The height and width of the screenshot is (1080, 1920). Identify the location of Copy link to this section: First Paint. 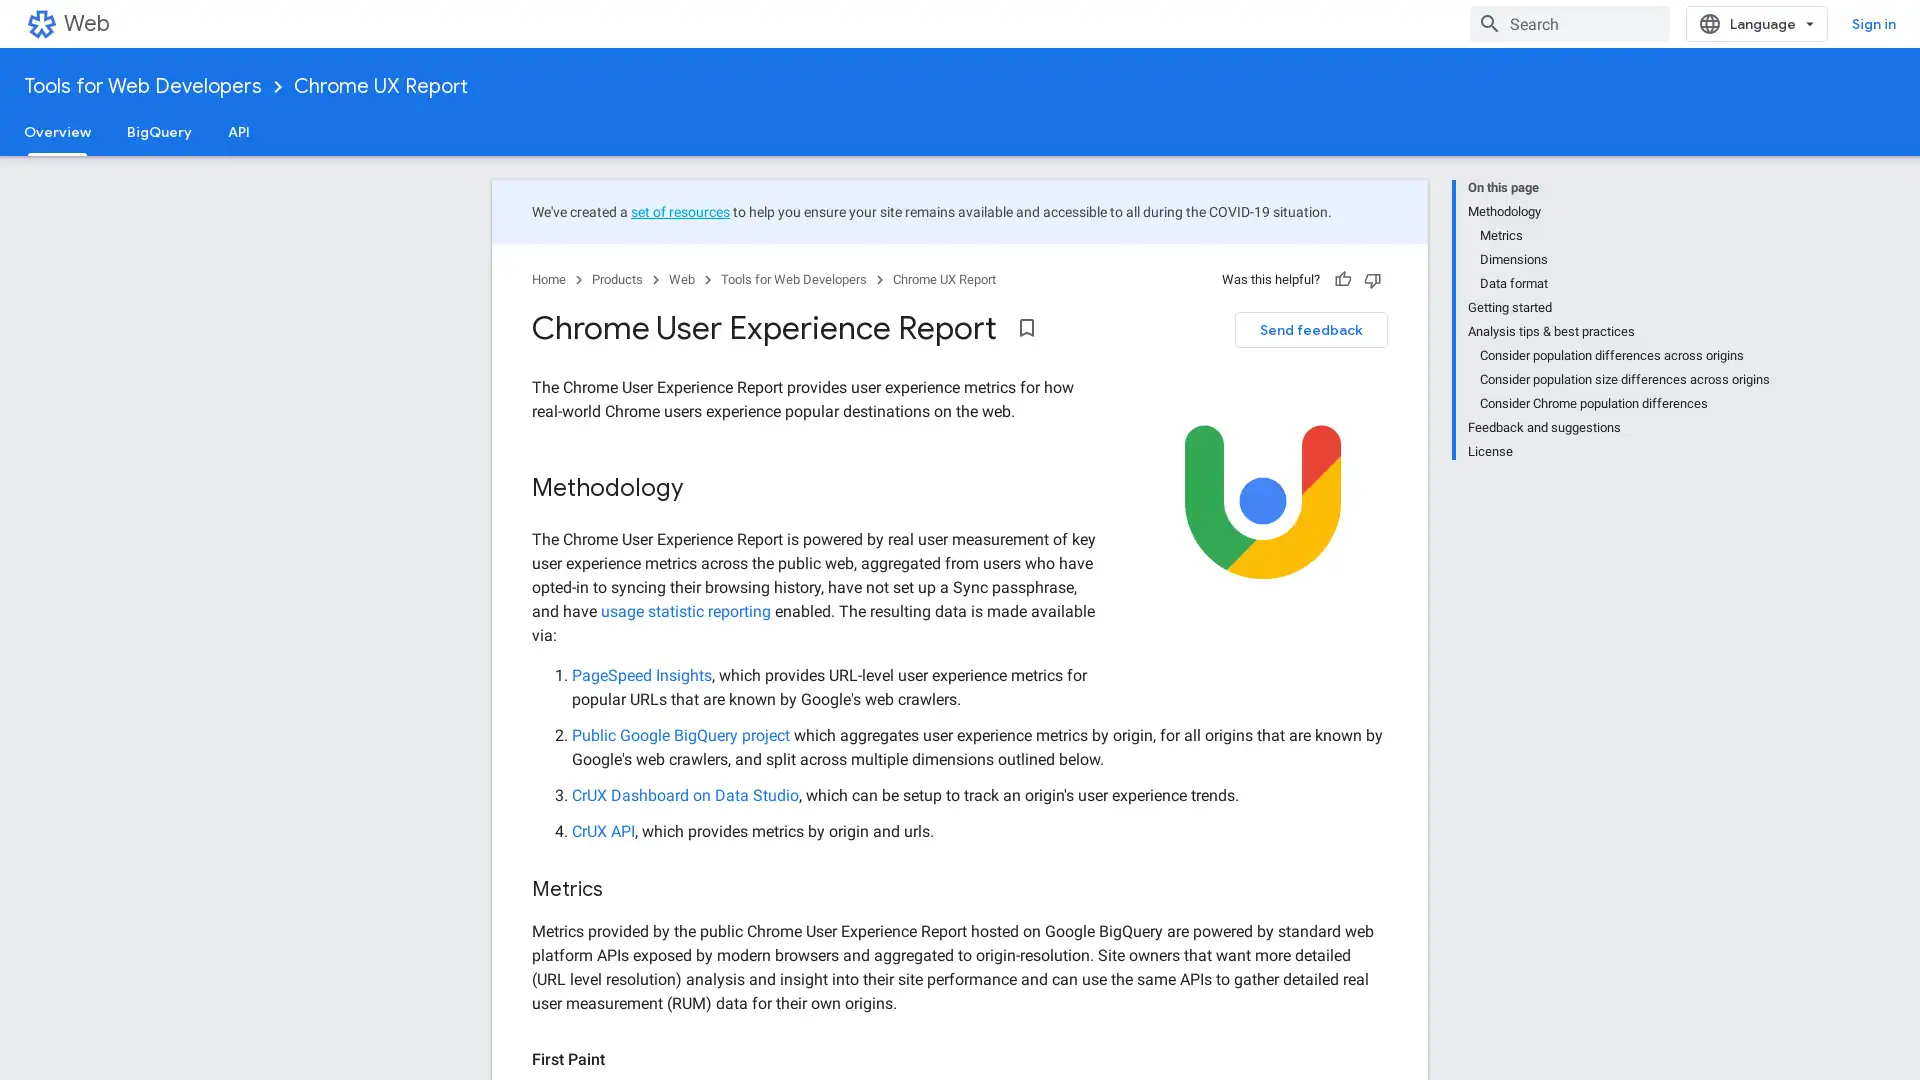
(623, 1059).